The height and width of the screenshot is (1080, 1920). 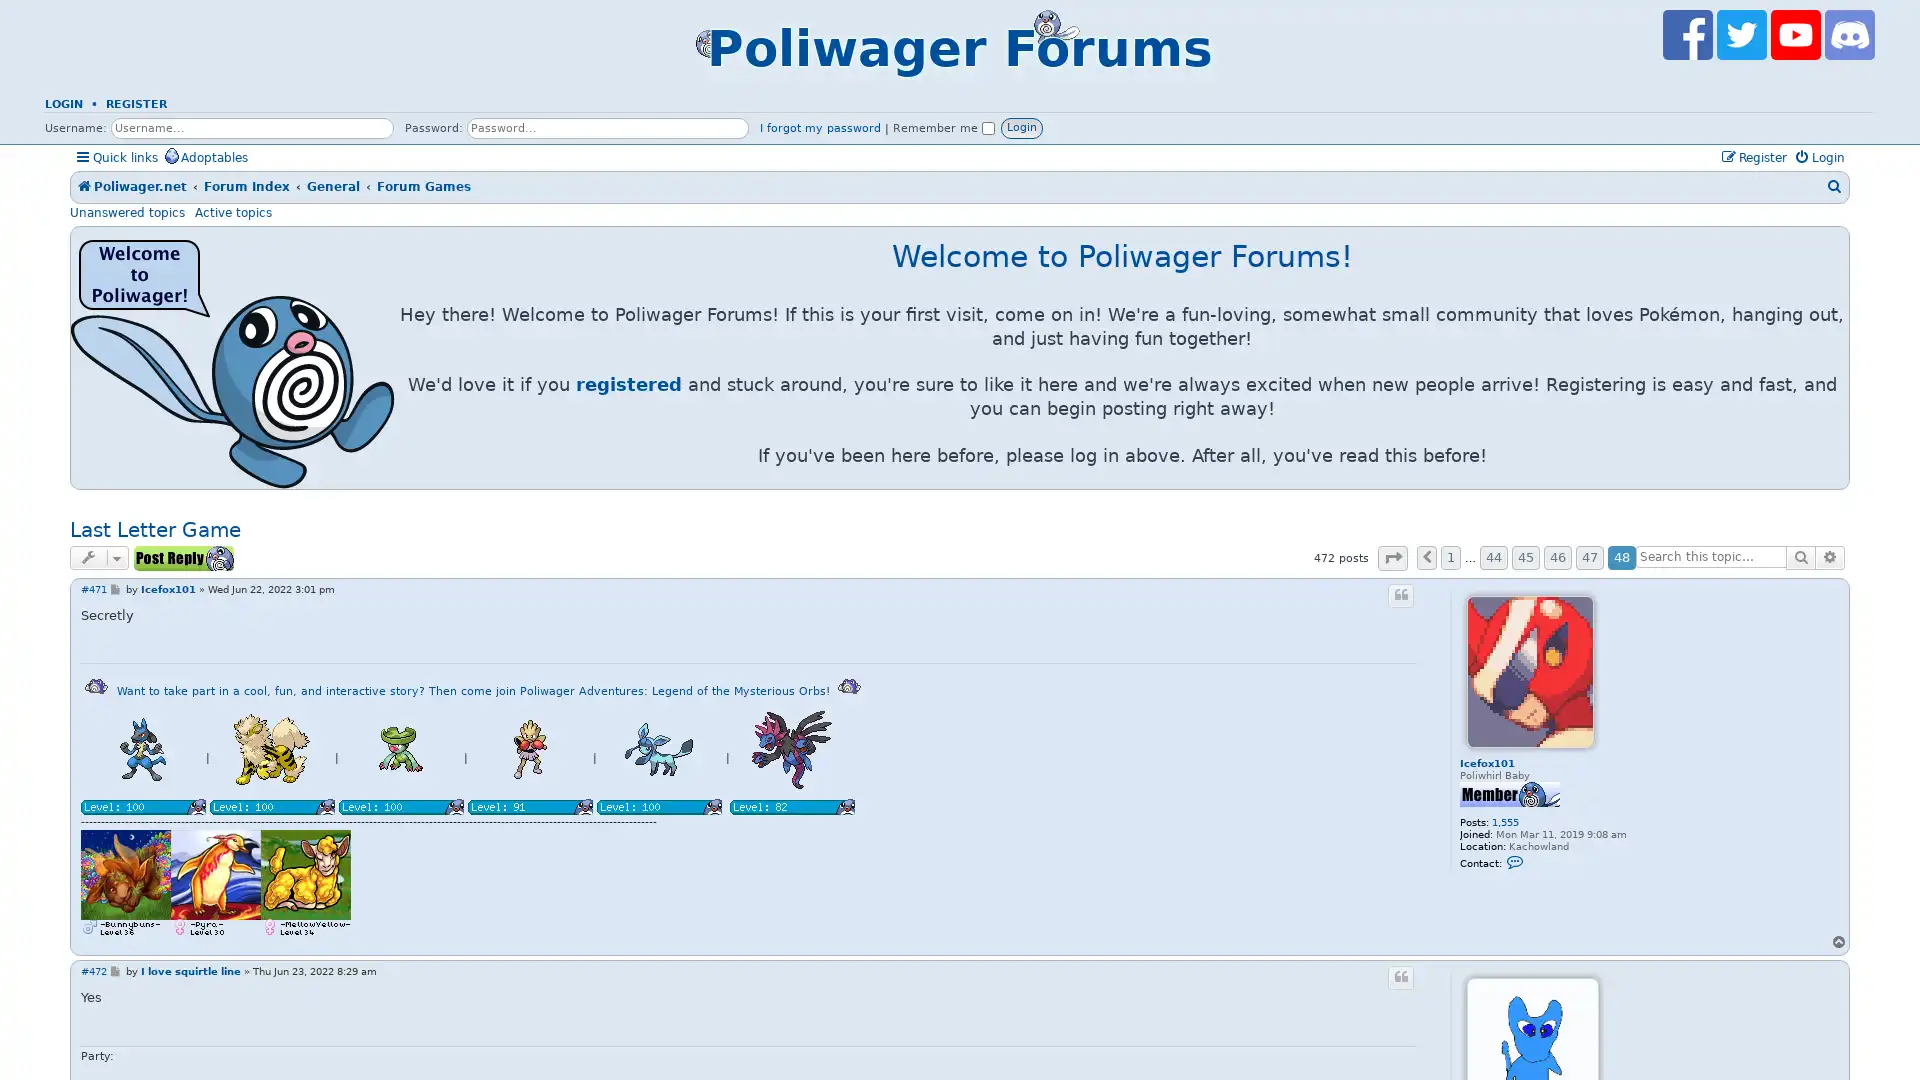 What do you see at coordinates (1022, 127) in the screenshot?
I see `Login` at bounding box center [1022, 127].